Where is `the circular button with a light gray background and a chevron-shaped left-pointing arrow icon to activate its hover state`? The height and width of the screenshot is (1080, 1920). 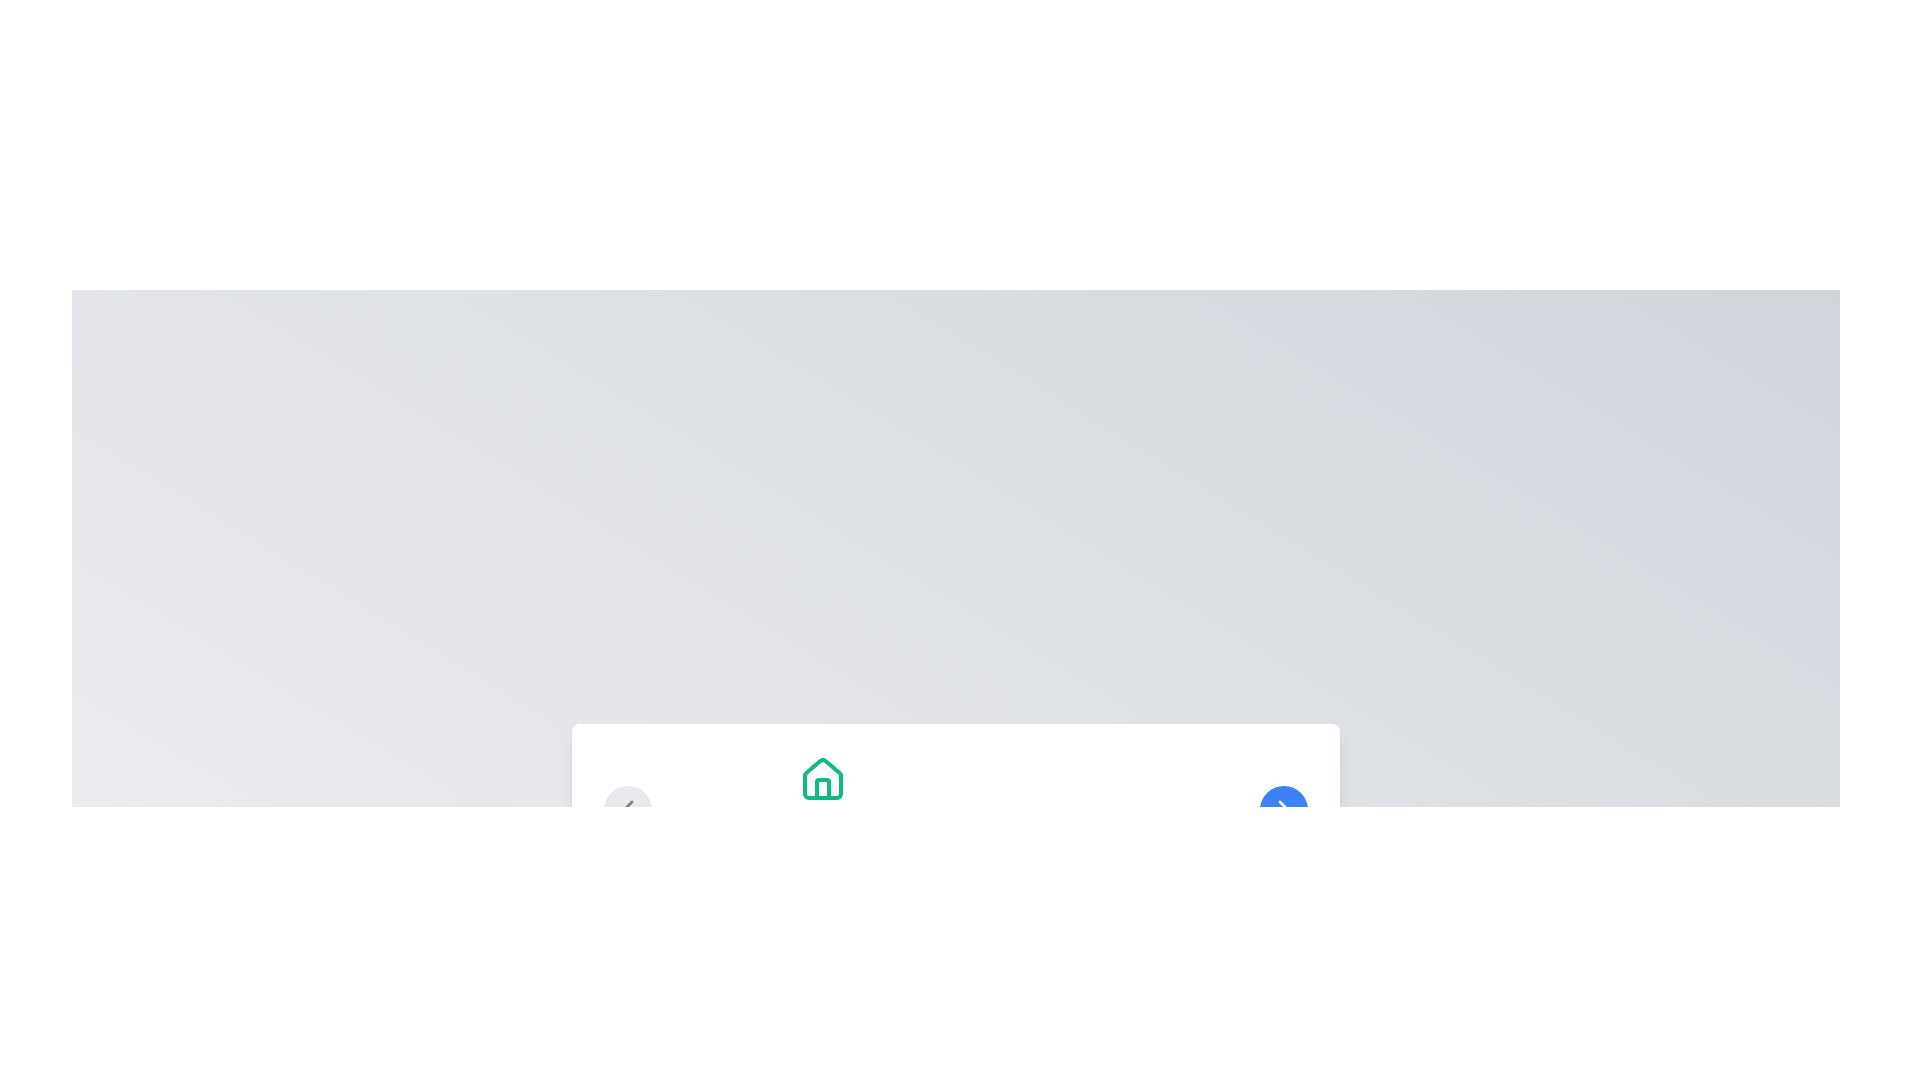
the circular button with a light gray background and a chevron-shaped left-pointing arrow icon to activate its hover state is located at coordinates (627, 810).